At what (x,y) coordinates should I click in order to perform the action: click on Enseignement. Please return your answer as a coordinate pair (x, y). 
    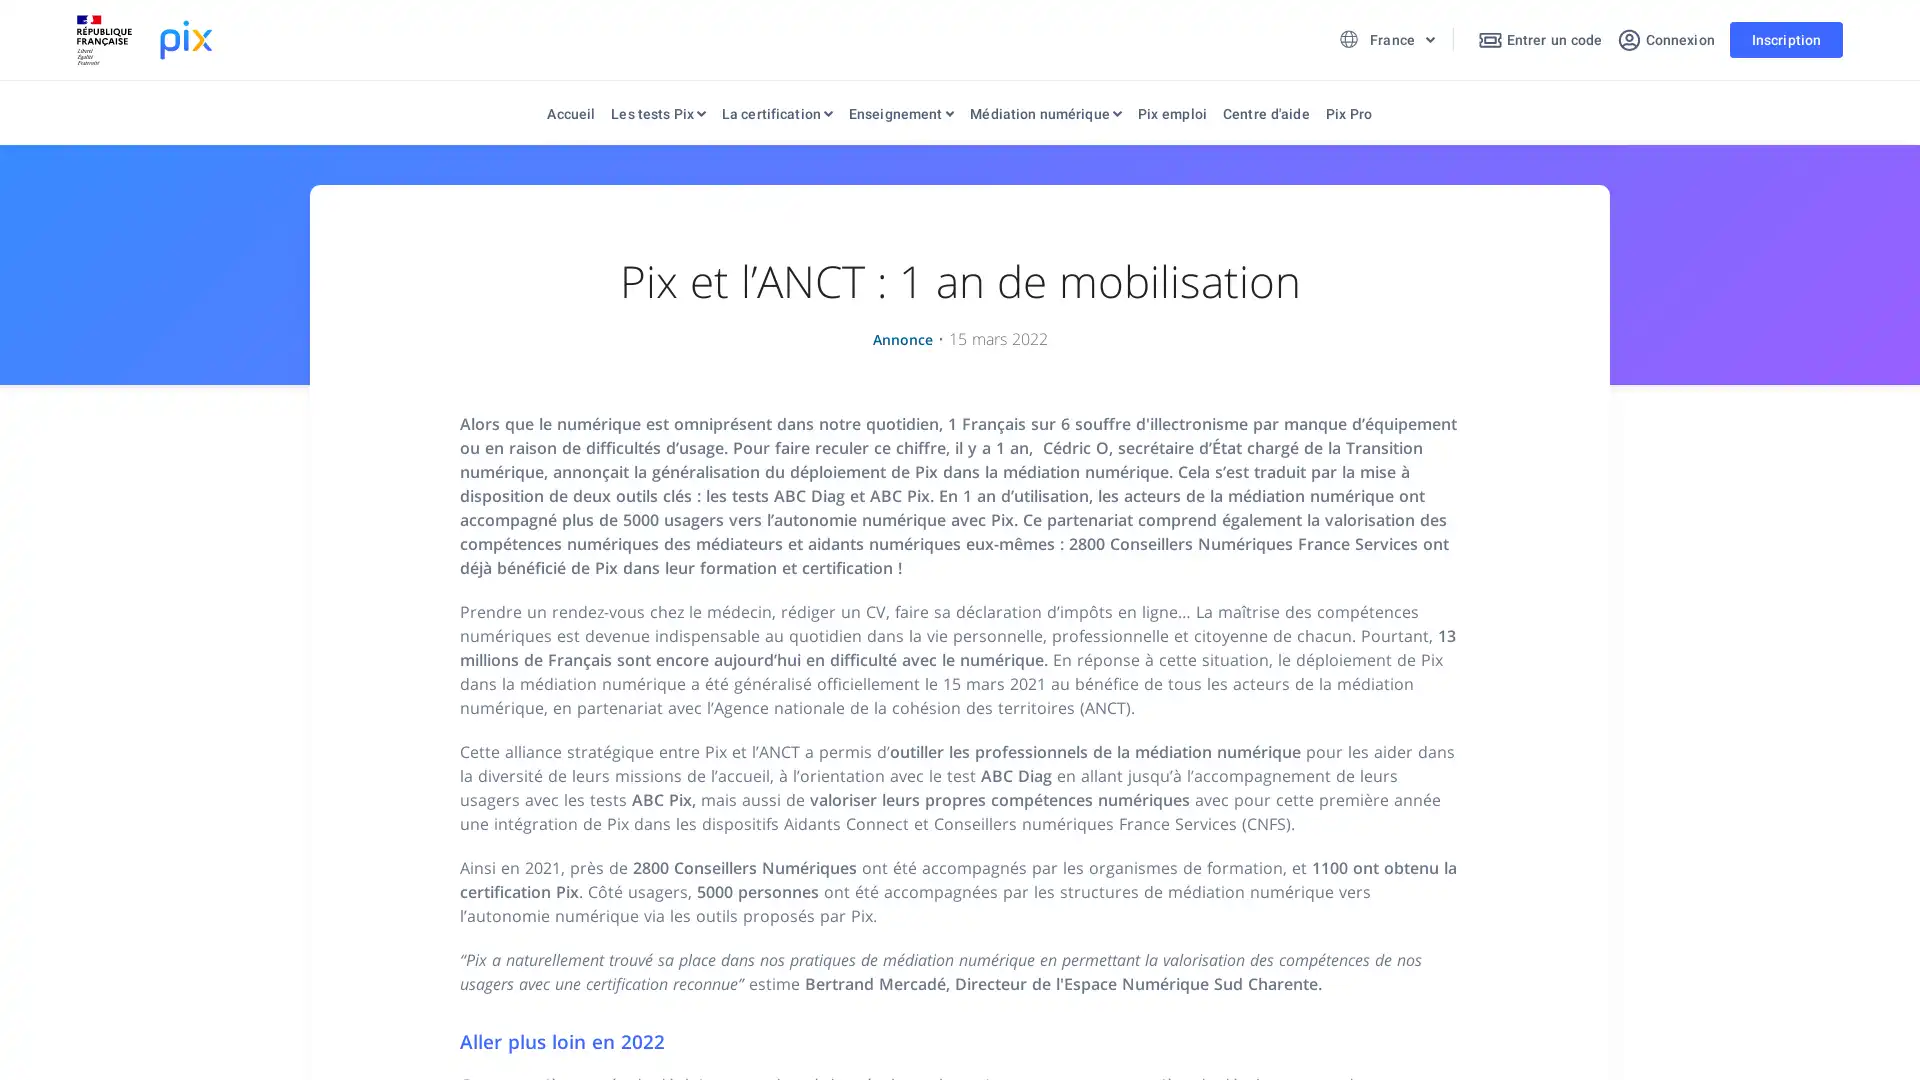
    Looking at the image, I should click on (900, 118).